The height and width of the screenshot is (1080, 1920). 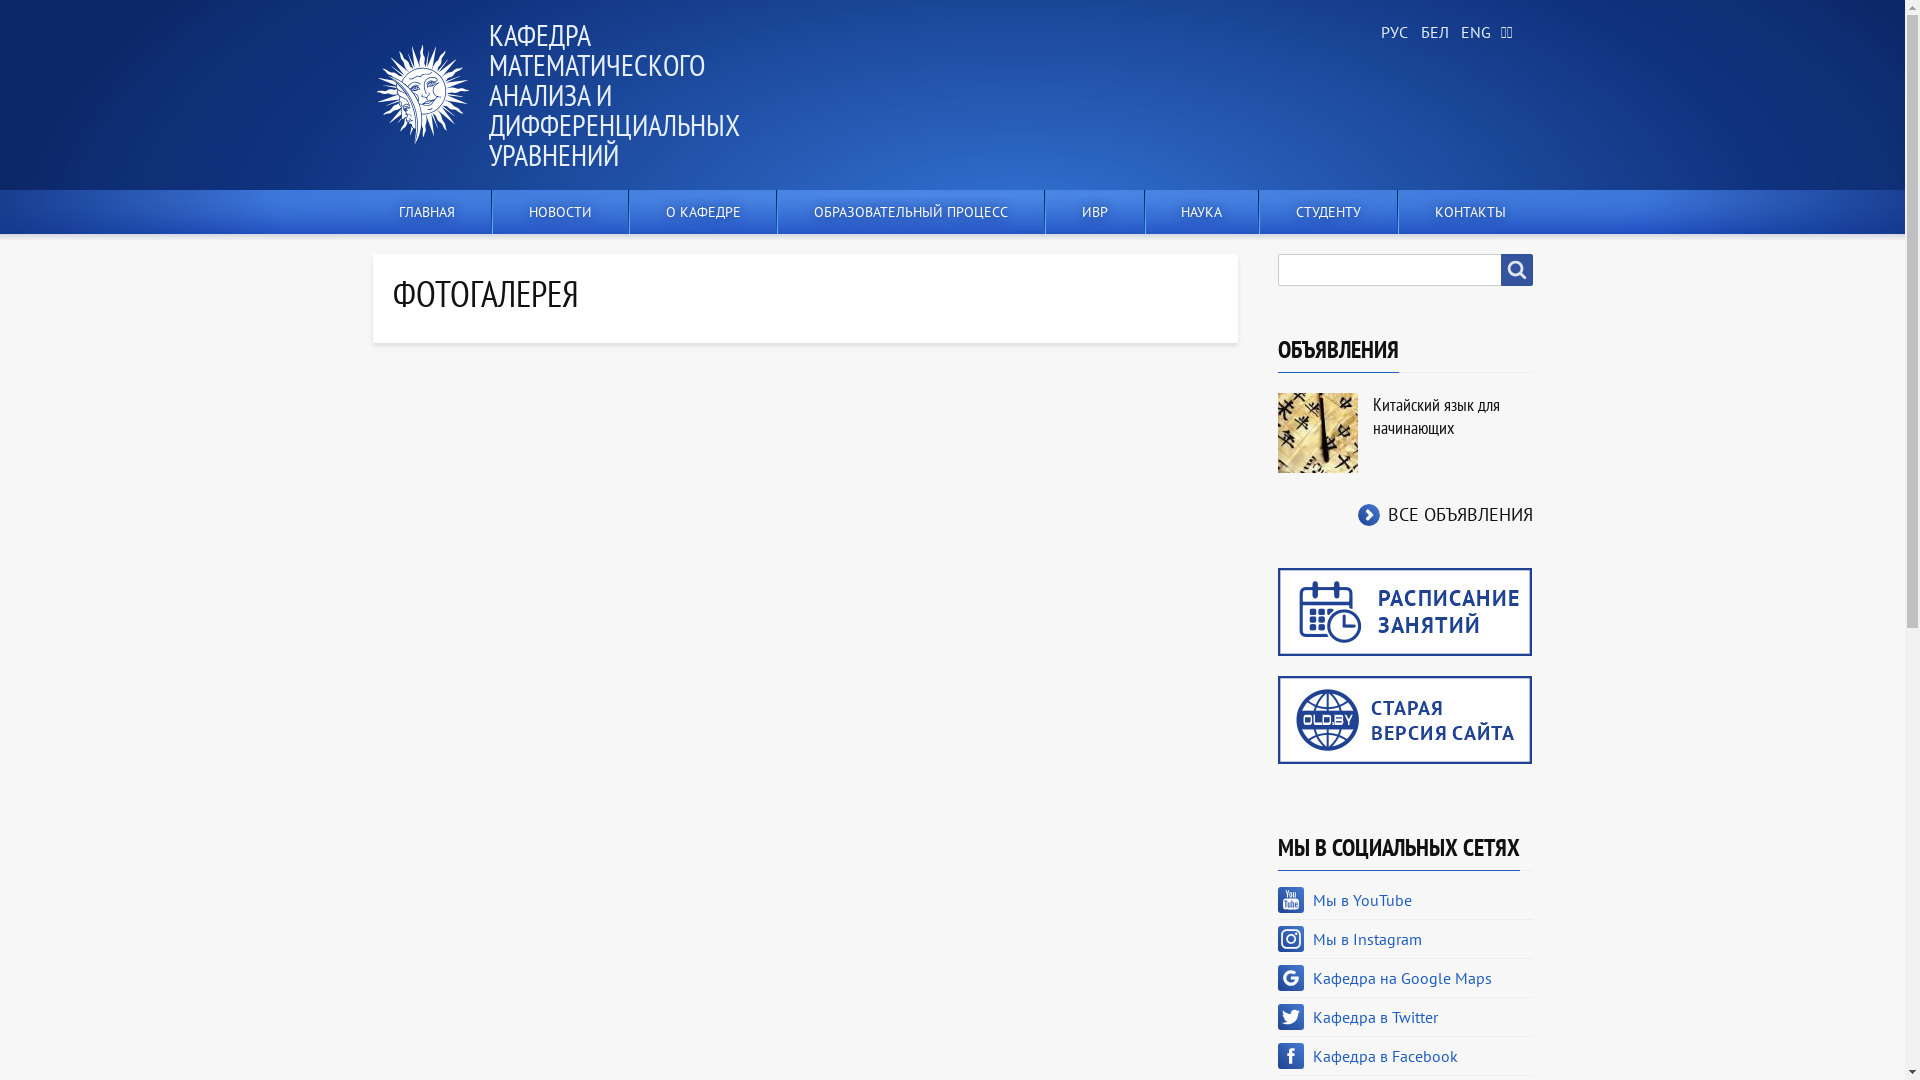 I want to click on 'English', so click(x=1472, y=33).